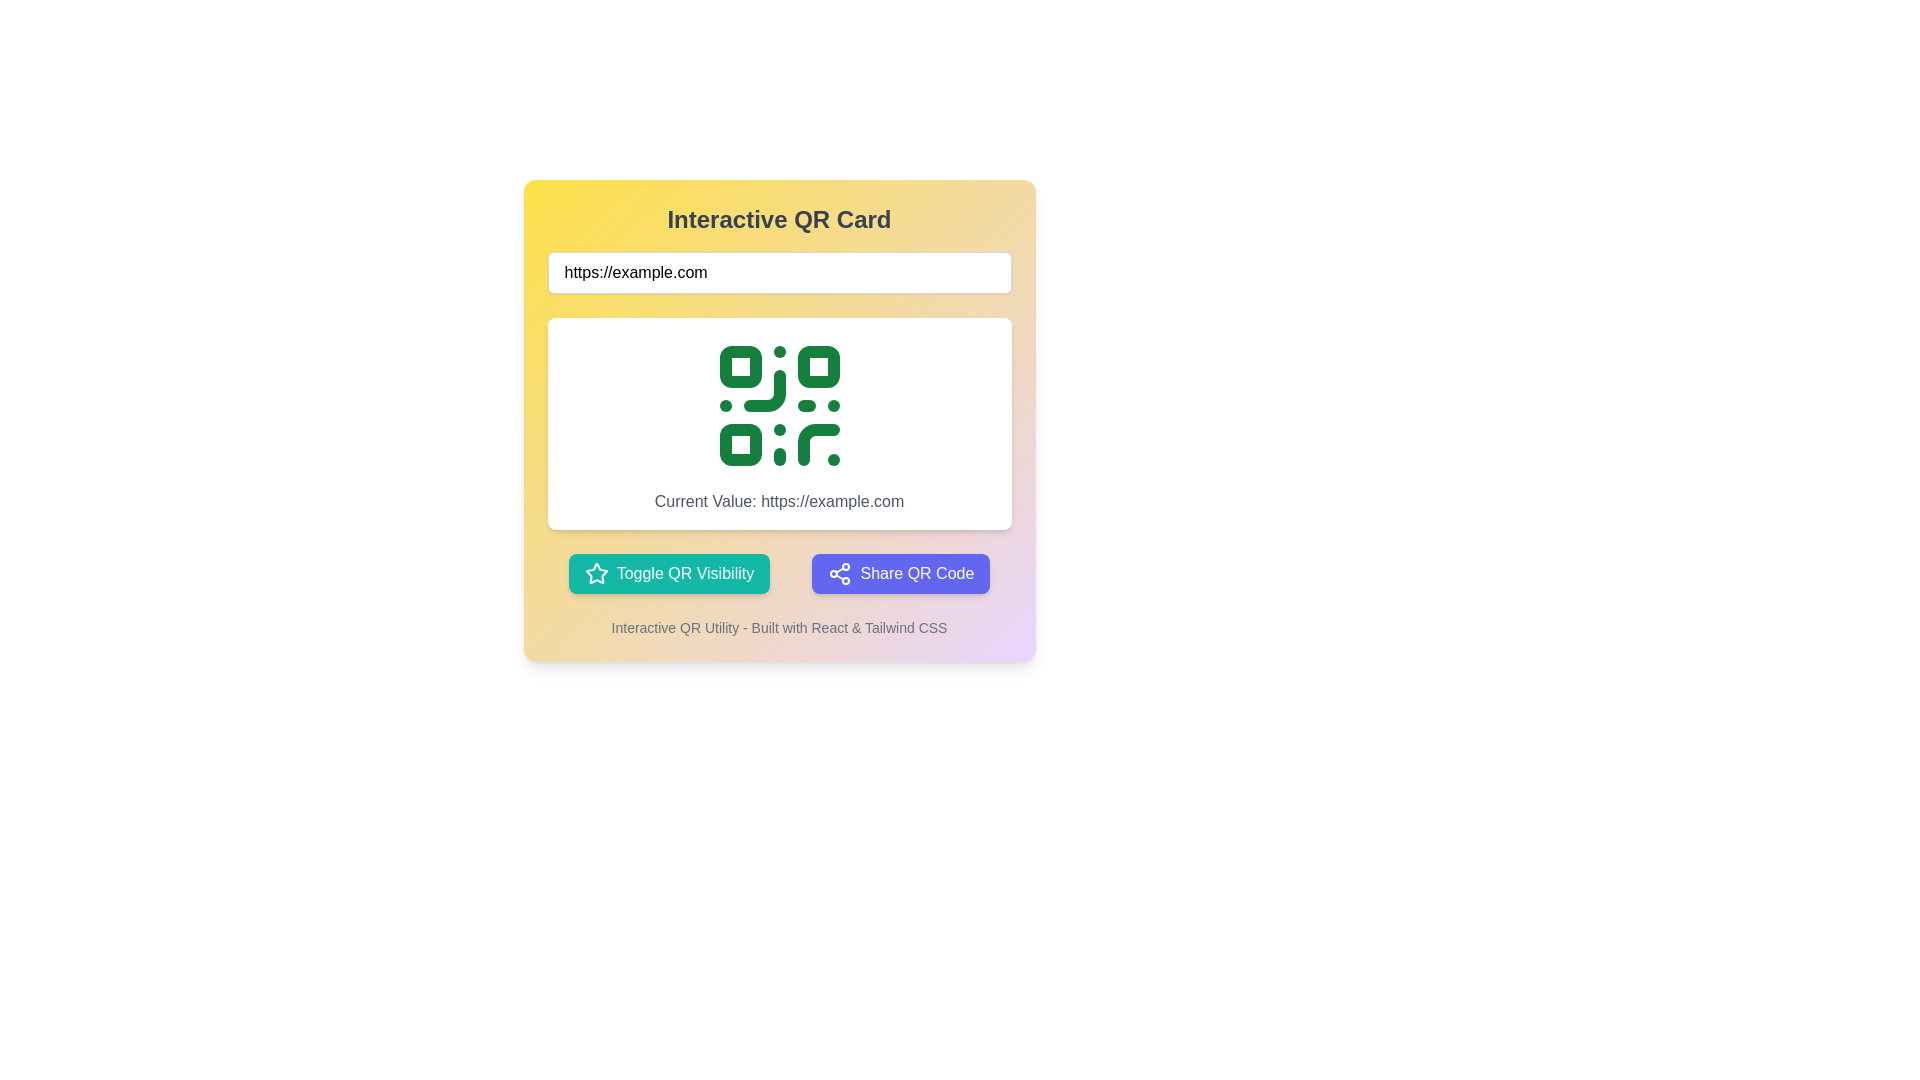  What do you see at coordinates (778, 500) in the screenshot?
I see `text displayed in the Text Label that shows the current URL value represented by the QR code, located at the bottom of the primary card section, directly below the QR code graphic` at bounding box center [778, 500].